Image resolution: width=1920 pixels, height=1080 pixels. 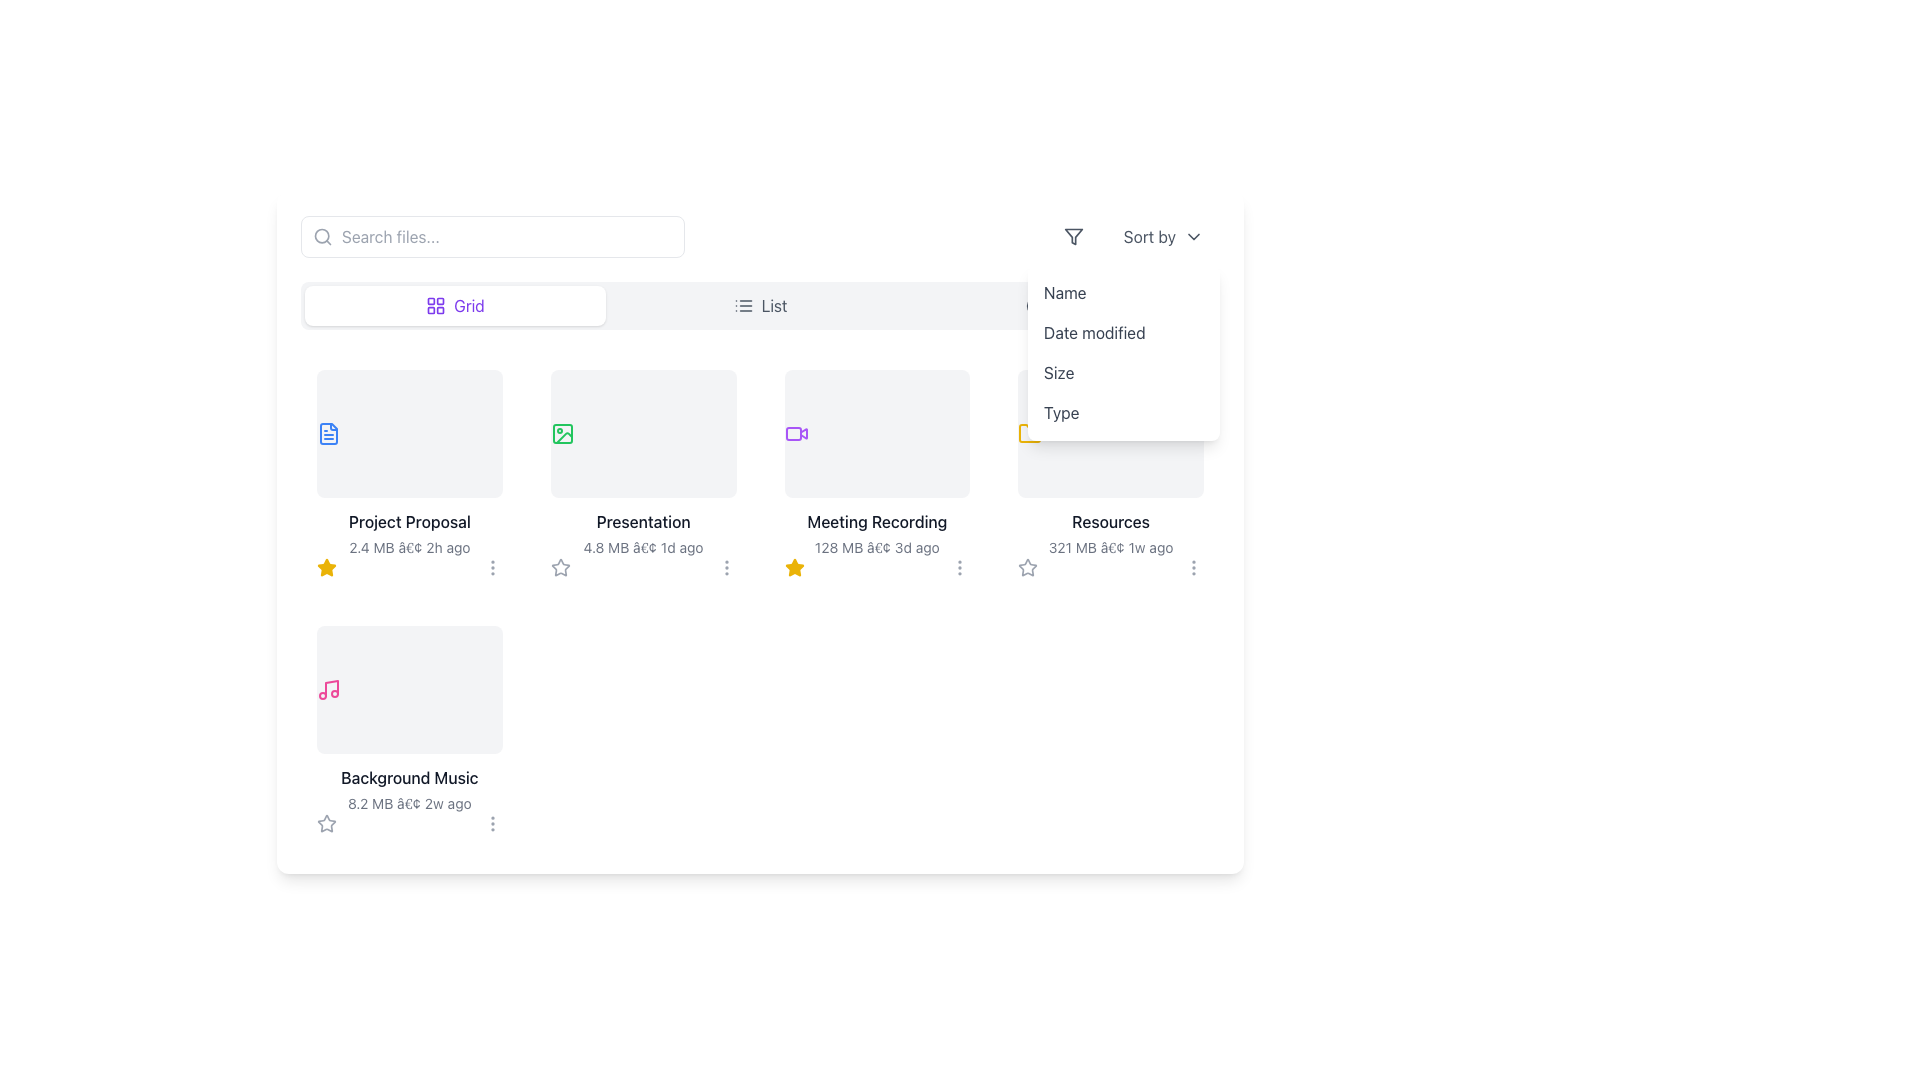 I want to click on keyboard navigation, so click(x=408, y=520).